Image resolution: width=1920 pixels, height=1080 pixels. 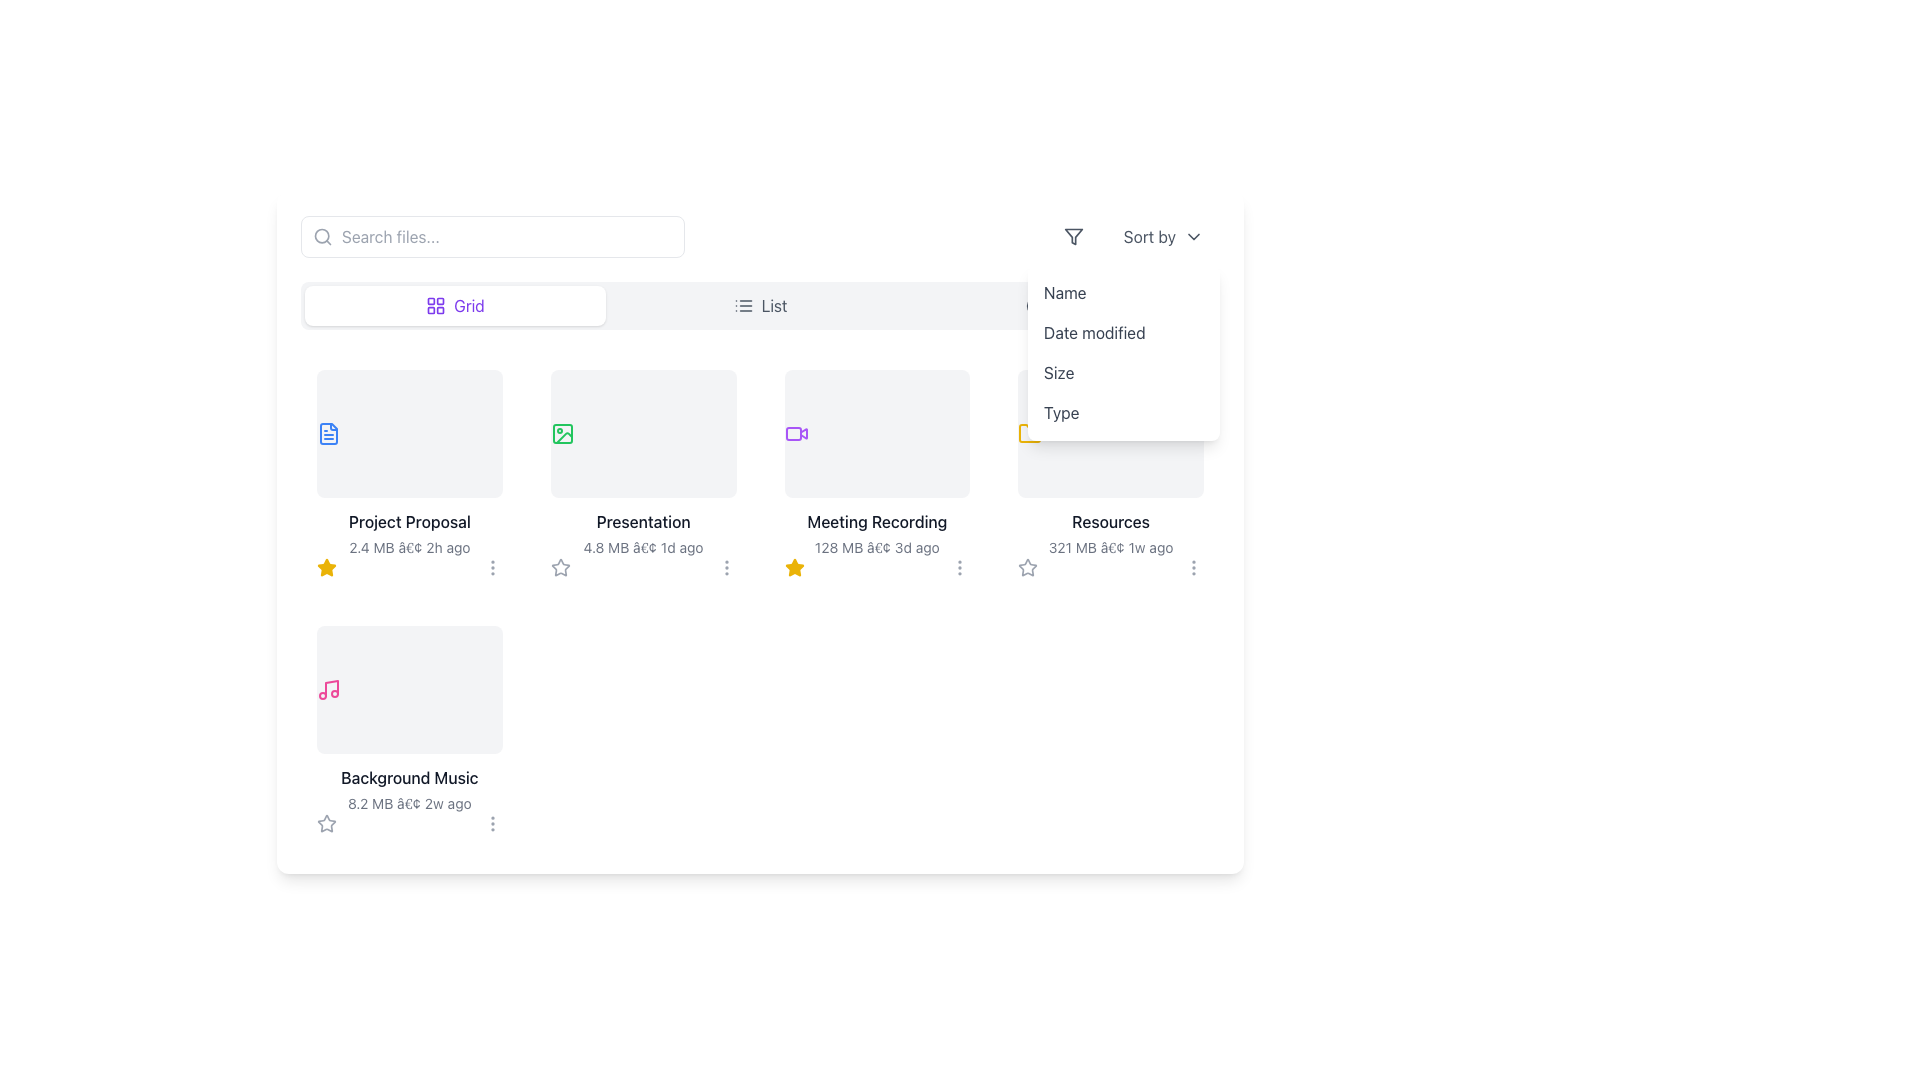 I want to click on keyboard navigation, so click(x=408, y=520).